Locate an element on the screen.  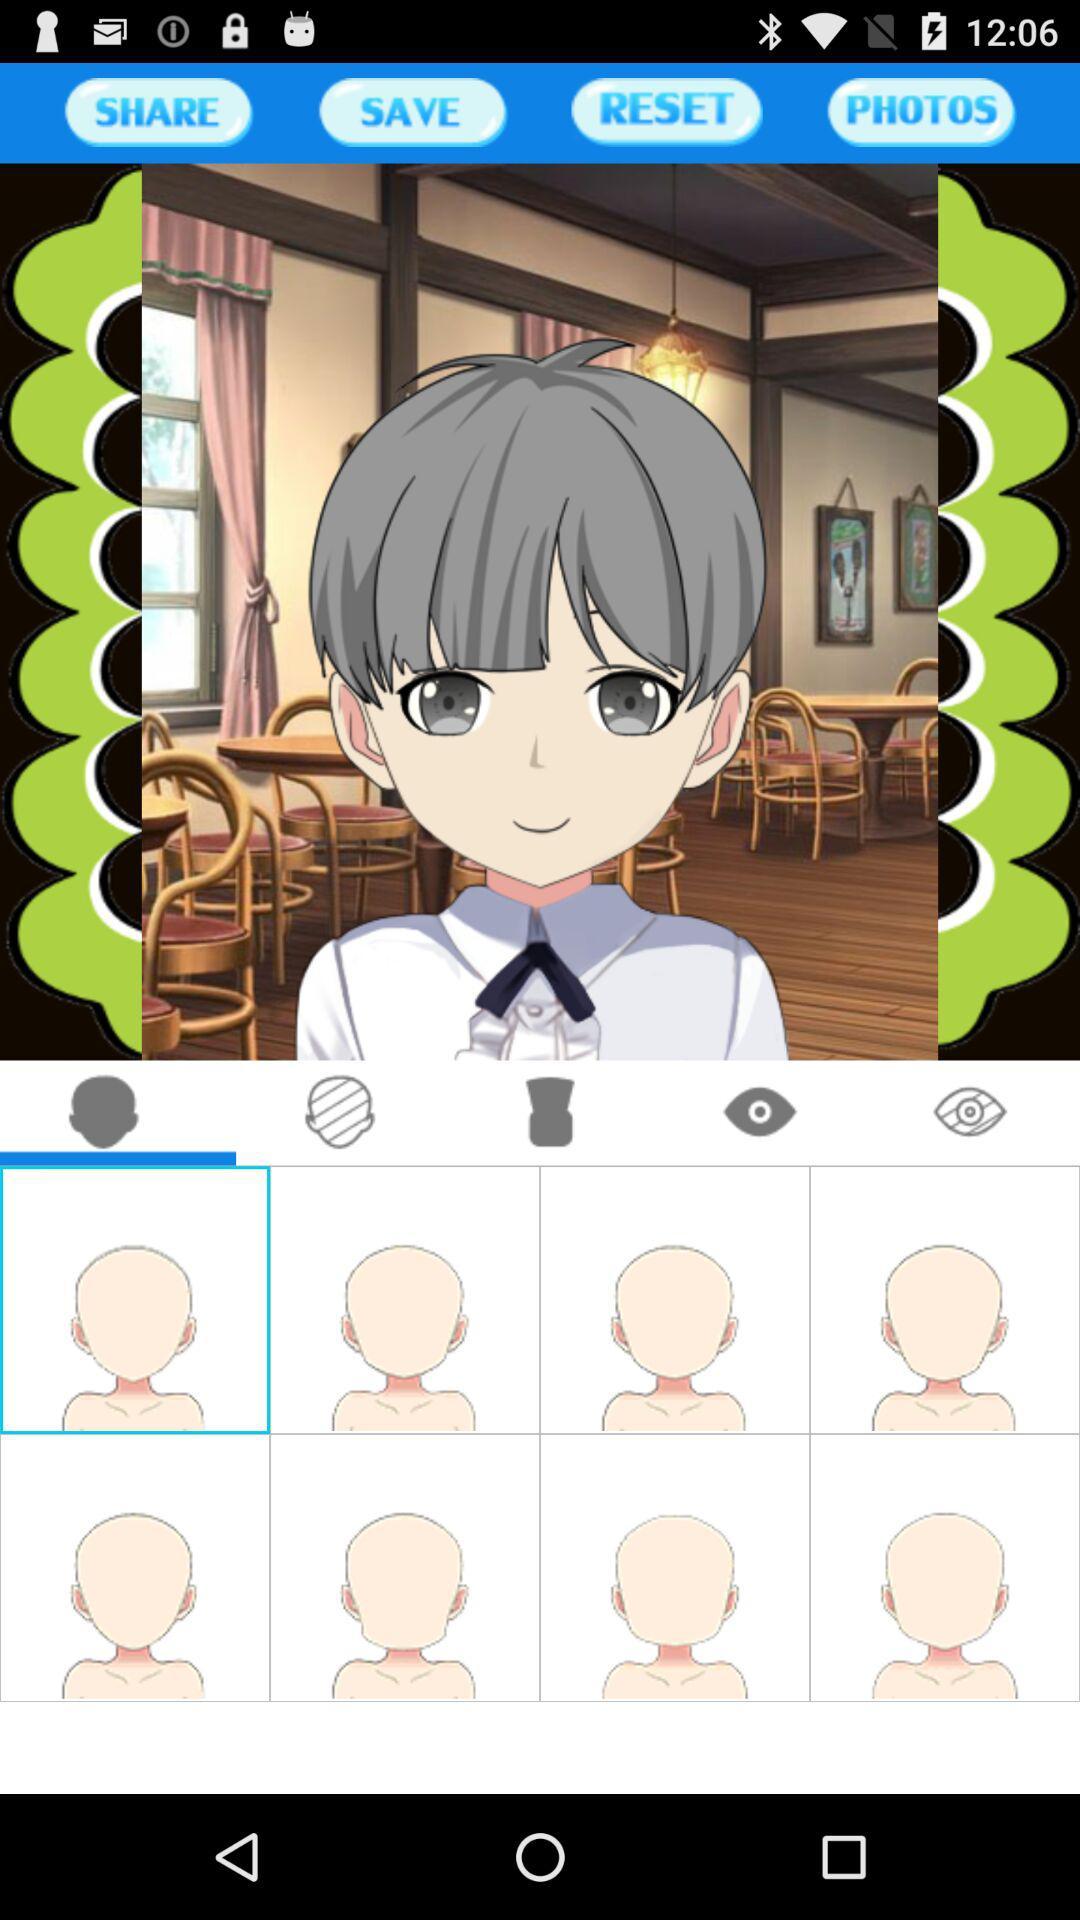
share your charachter is located at coordinates (157, 111).